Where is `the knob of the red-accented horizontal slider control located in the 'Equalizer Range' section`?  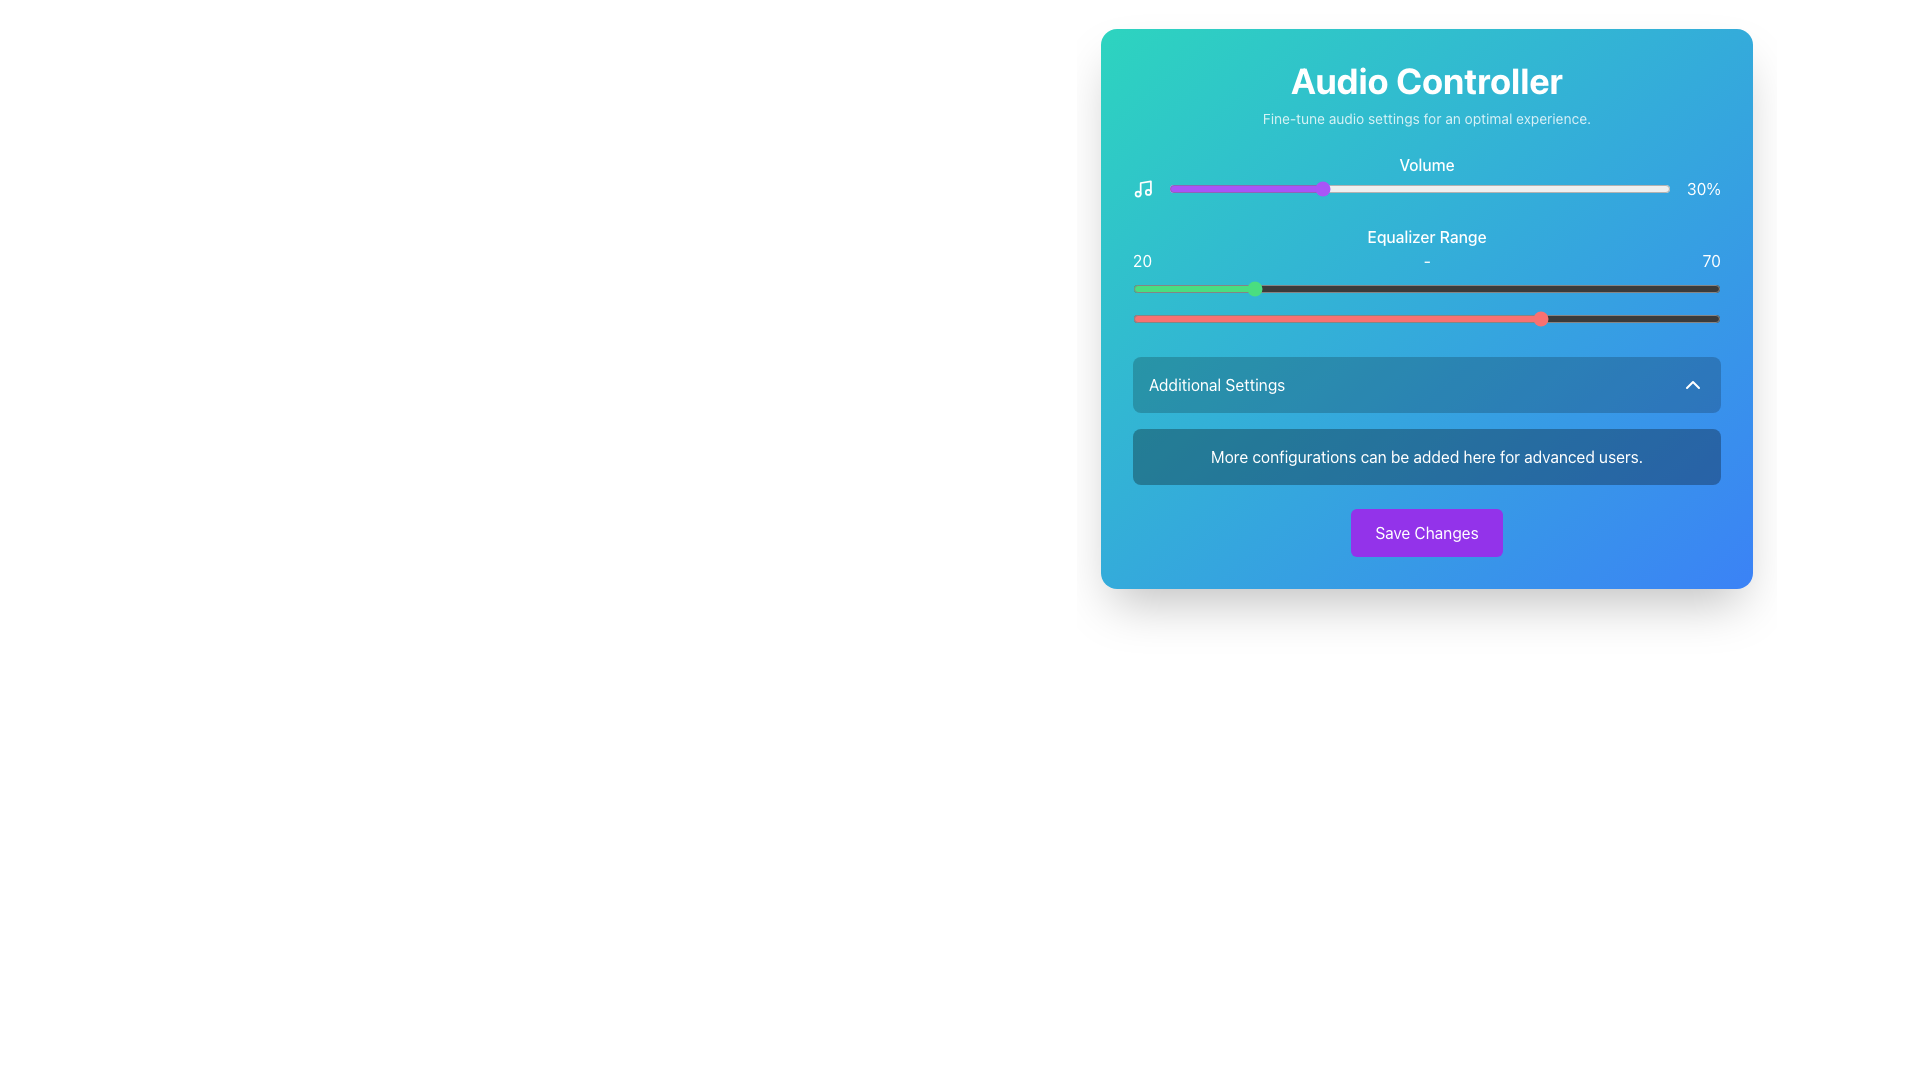
the knob of the red-accented horizontal slider control located in the 'Equalizer Range' section is located at coordinates (1425, 318).